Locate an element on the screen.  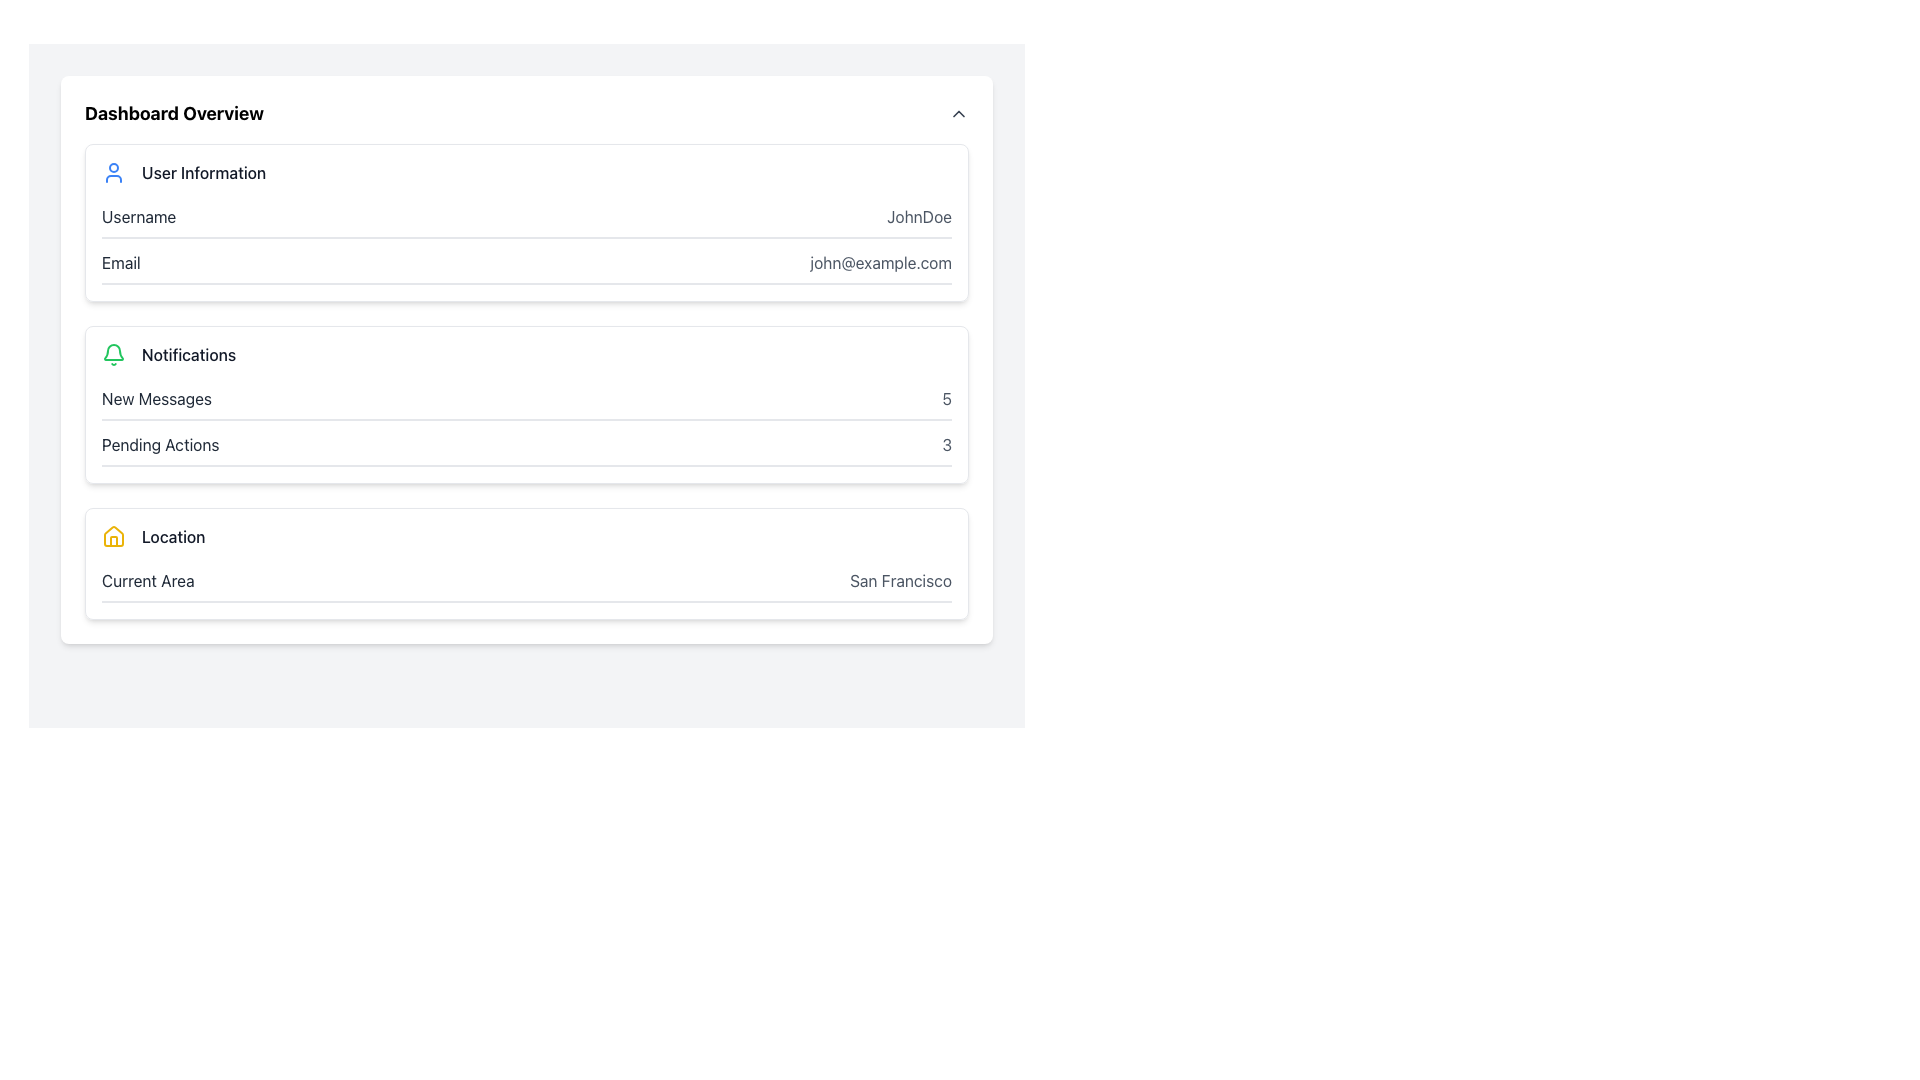
the 'Location' icon, which is the leftmost component in the row under the labeled section titled 'Location' is located at coordinates (113, 535).